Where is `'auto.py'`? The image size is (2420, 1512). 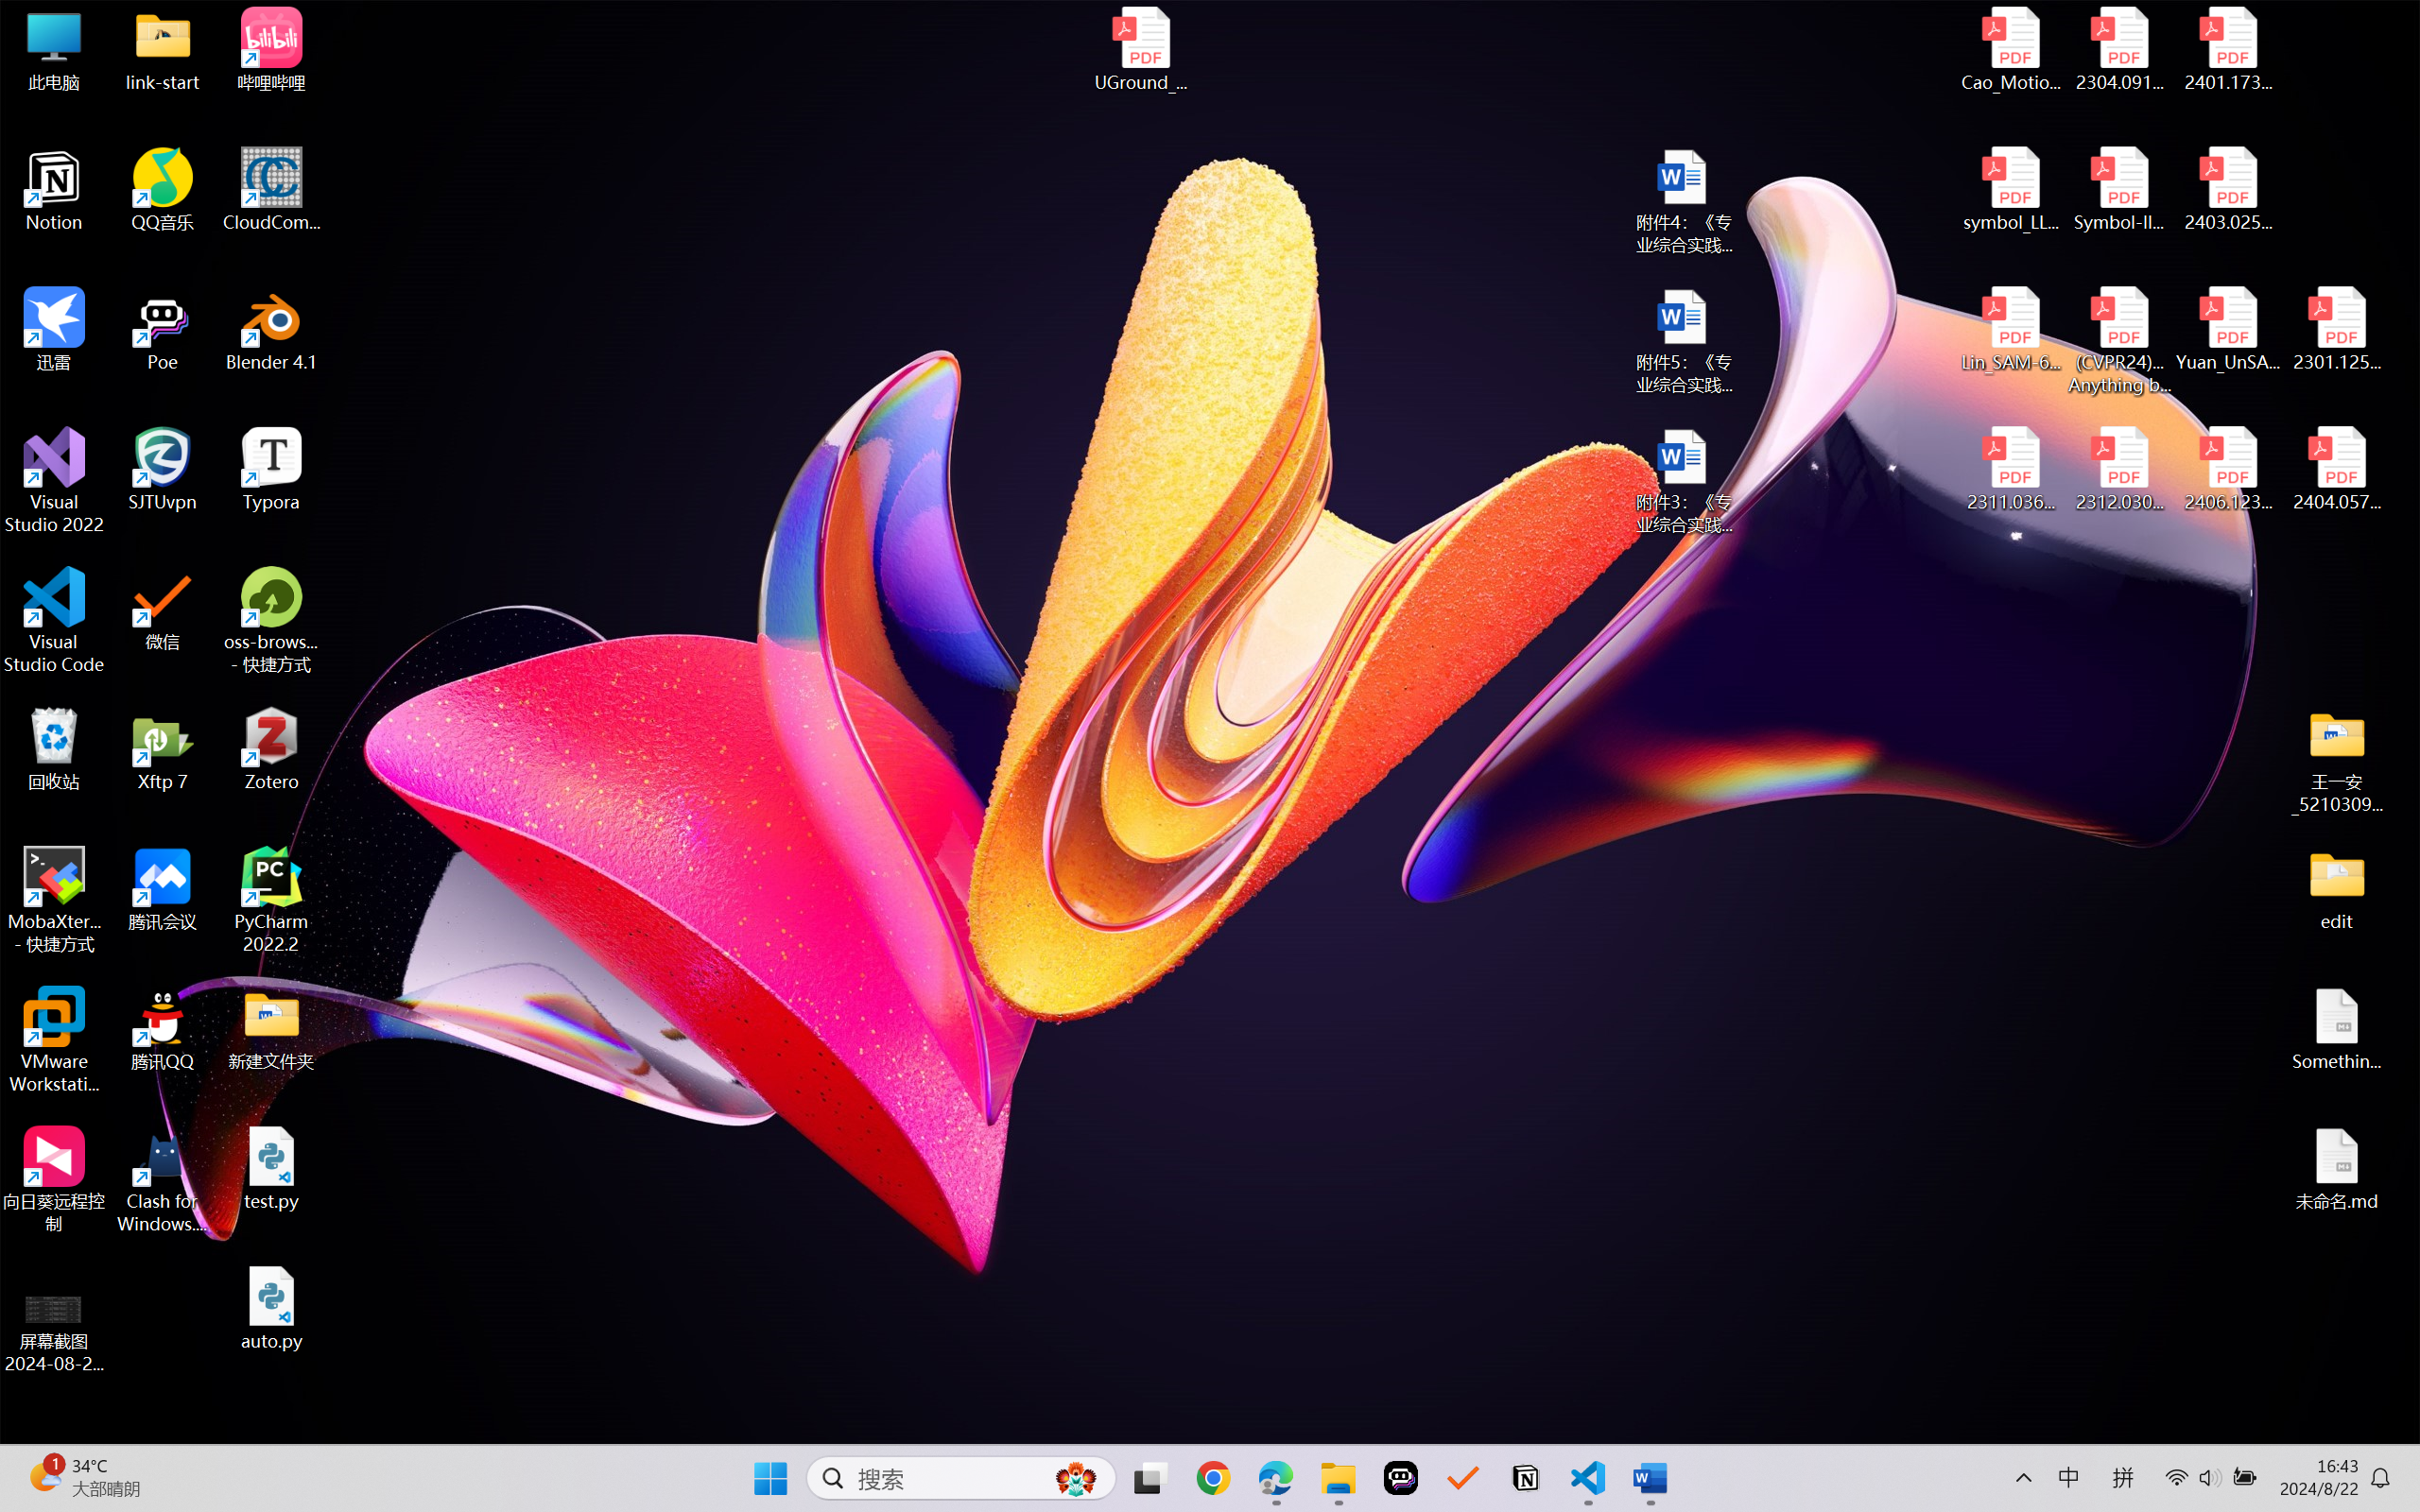 'auto.py' is located at coordinates (271, 1308).